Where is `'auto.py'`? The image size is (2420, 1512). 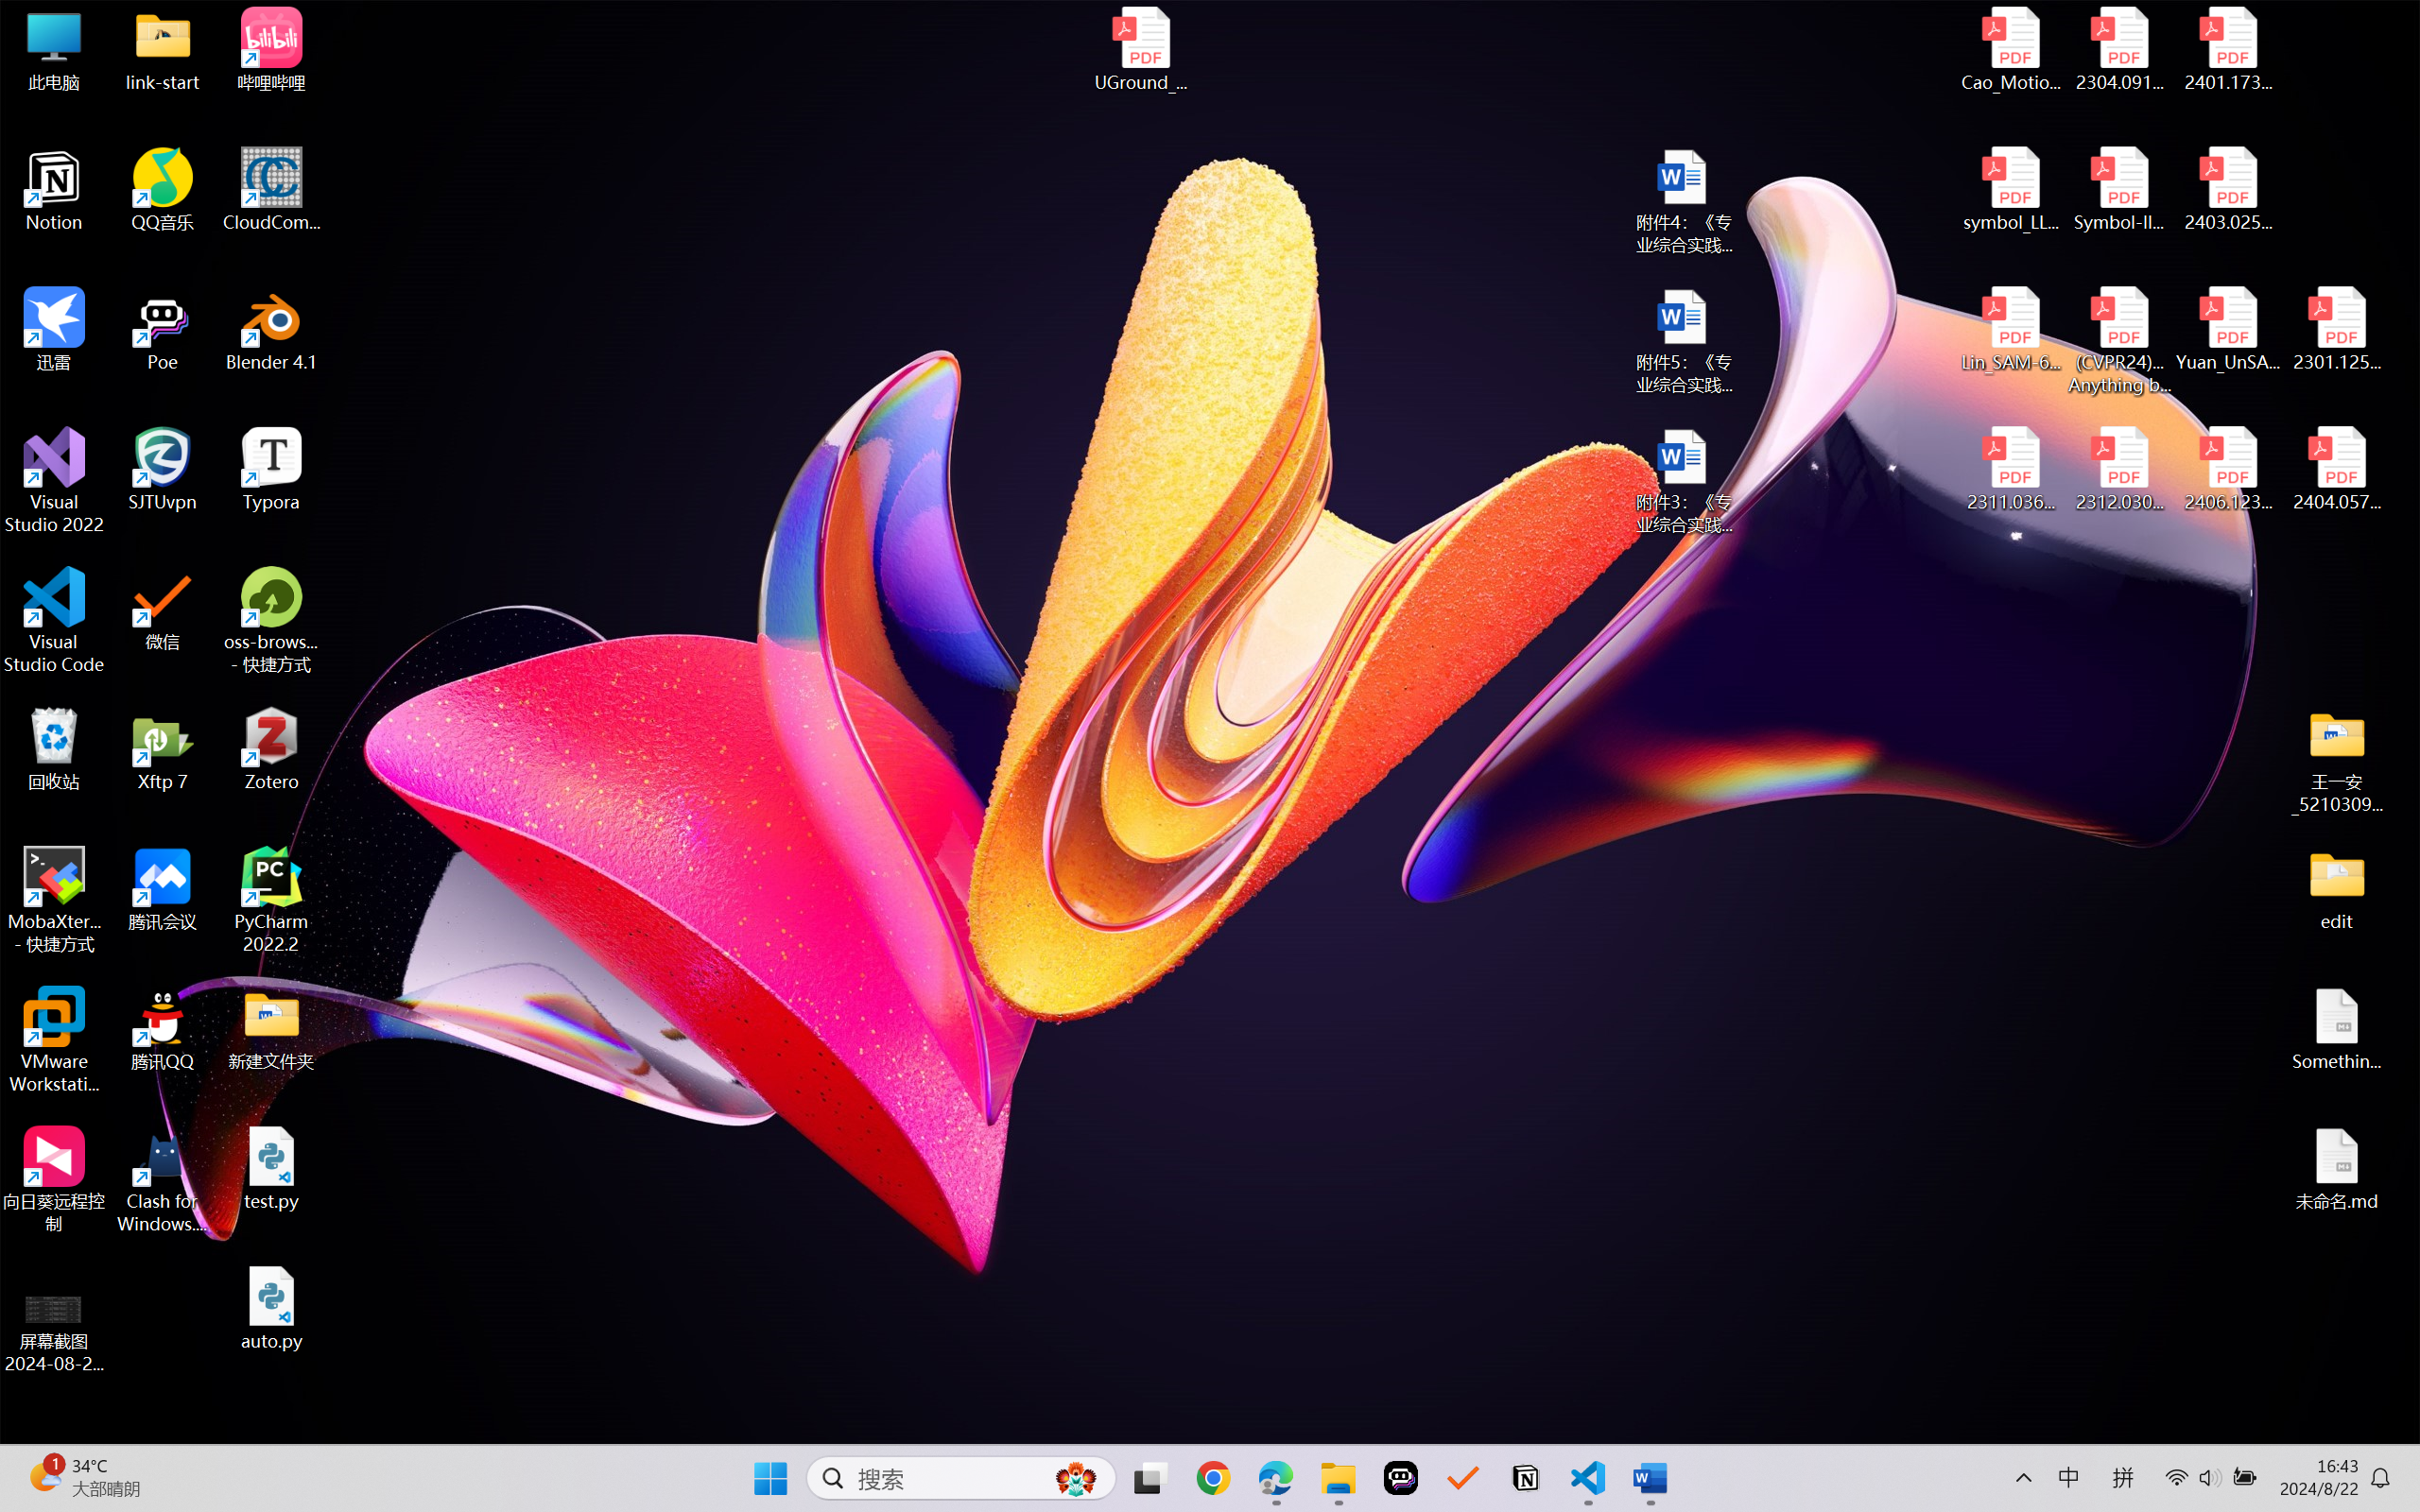 'auto.py' is located at coordinates (271, 1308).